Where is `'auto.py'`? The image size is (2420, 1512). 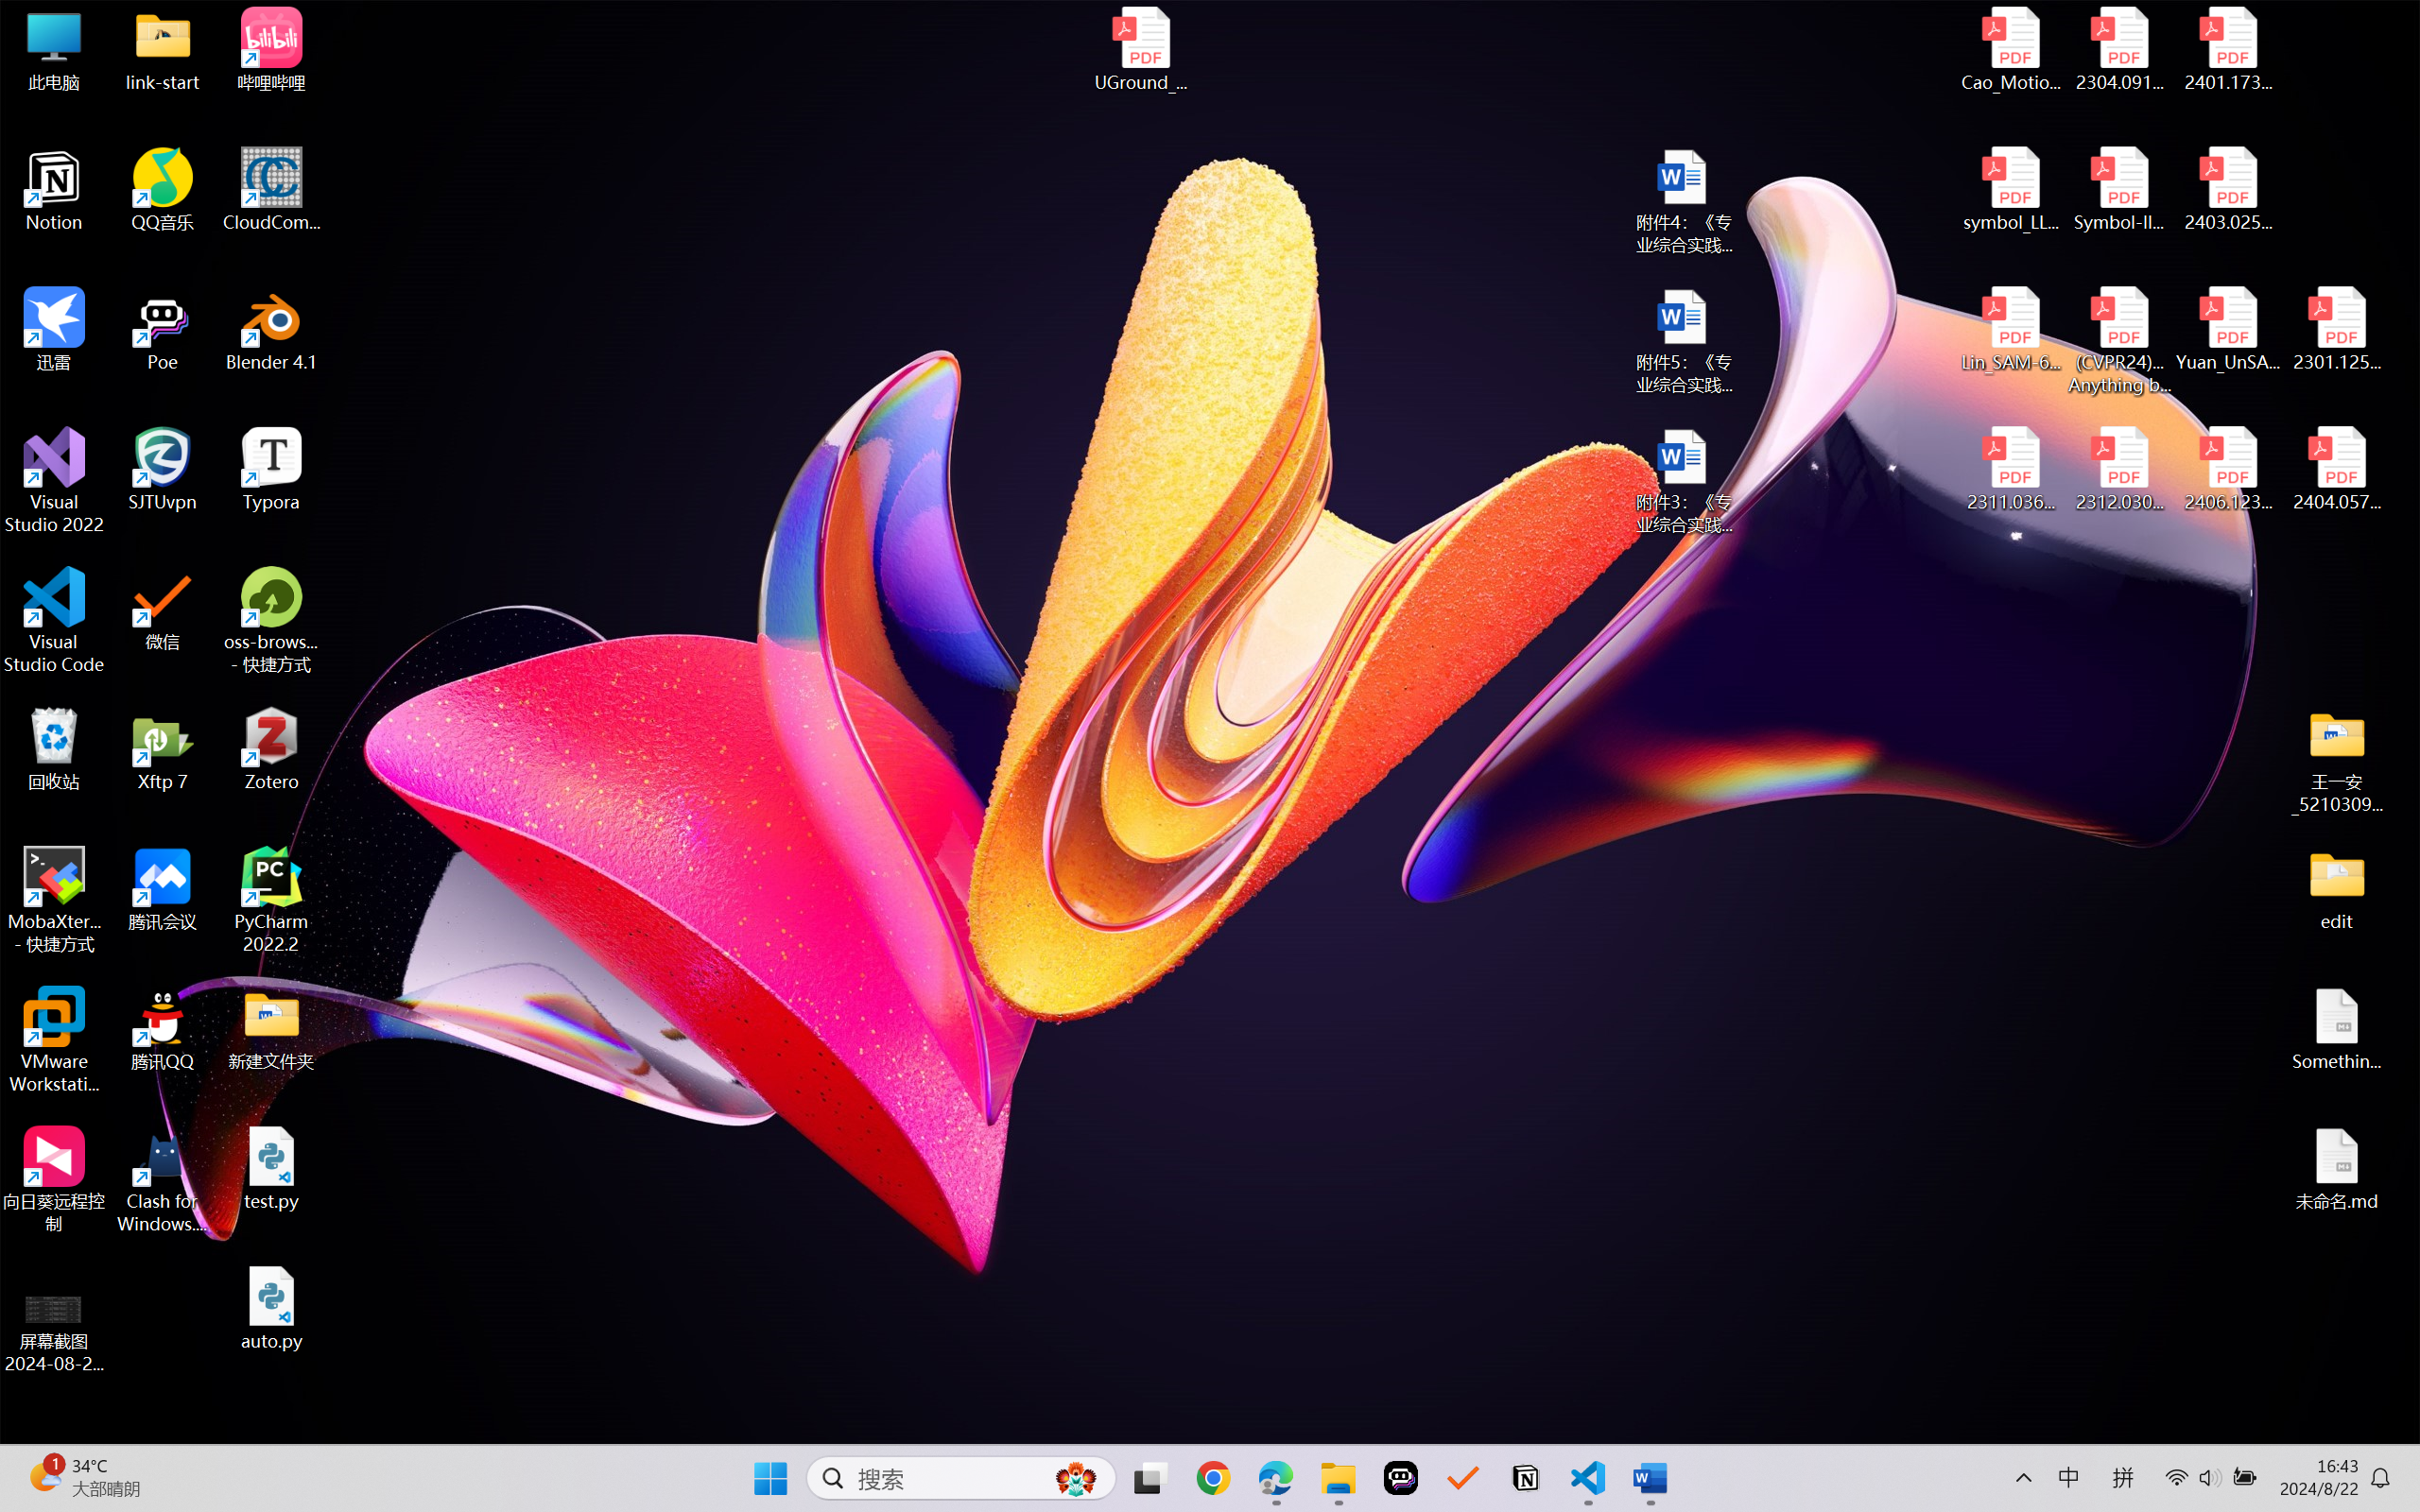 'auto.py' is located at coordinates (271, 1308).